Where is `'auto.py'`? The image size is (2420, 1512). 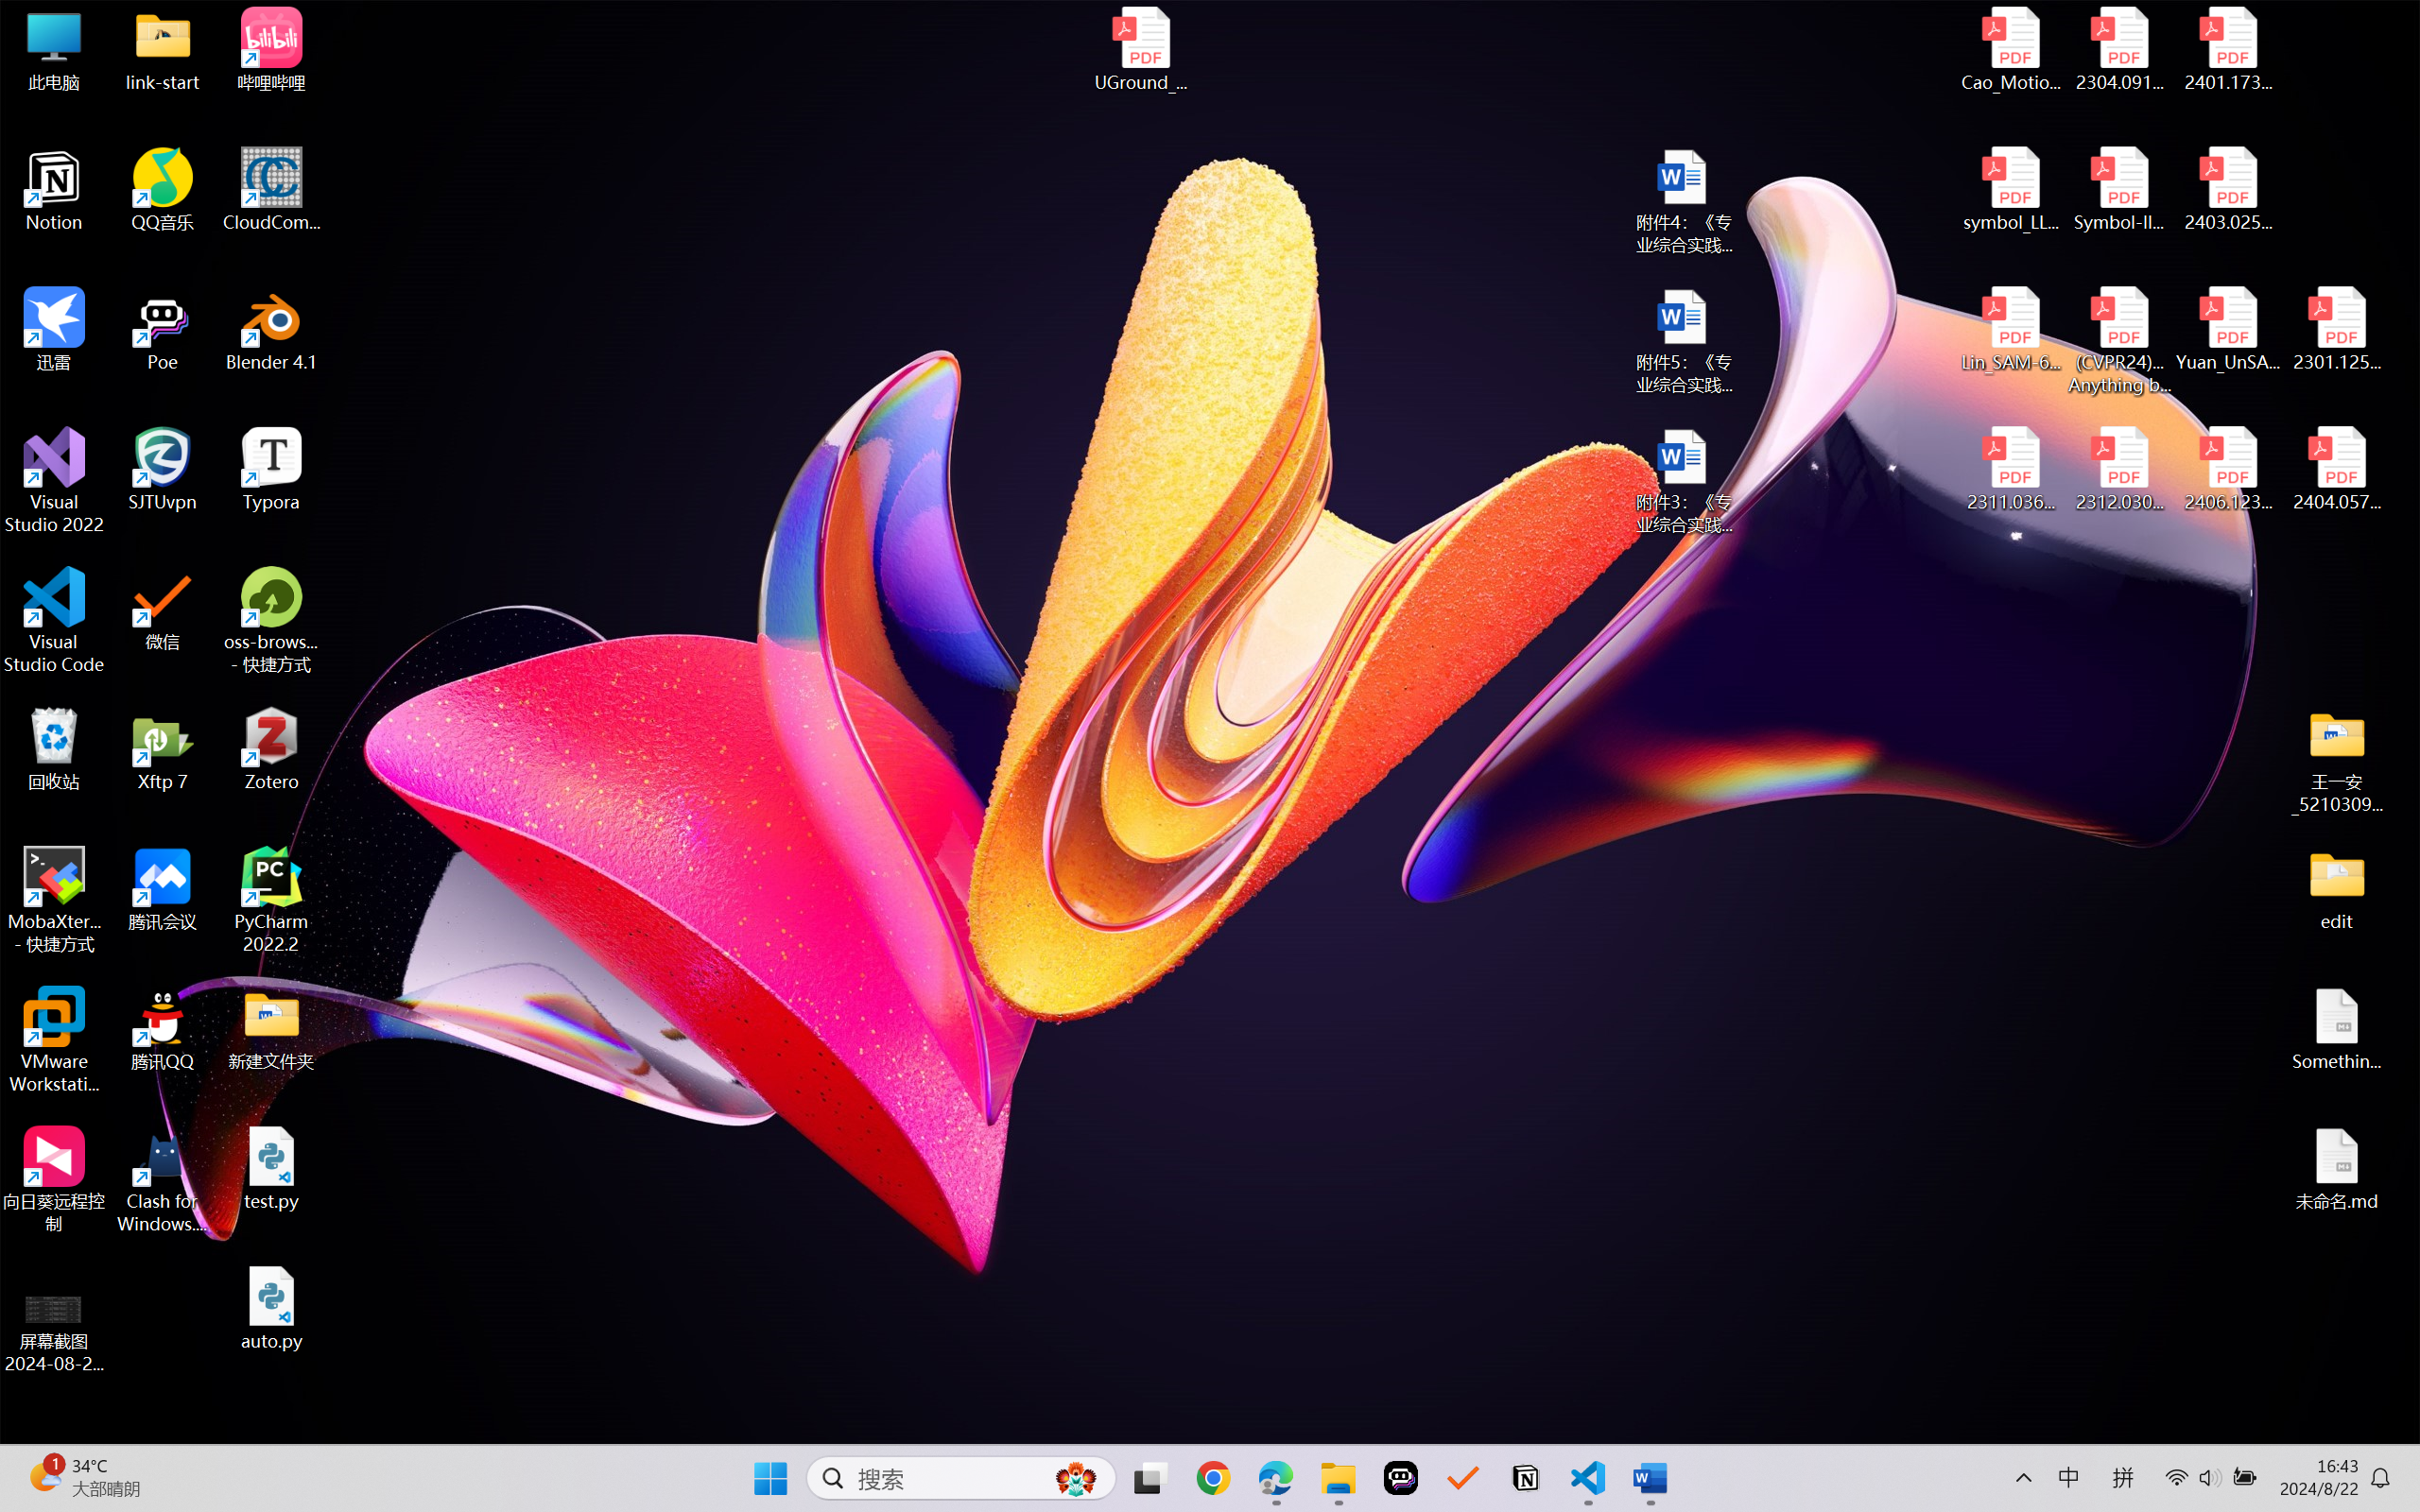 'auto.py' is located at coordinates (271, 1308).